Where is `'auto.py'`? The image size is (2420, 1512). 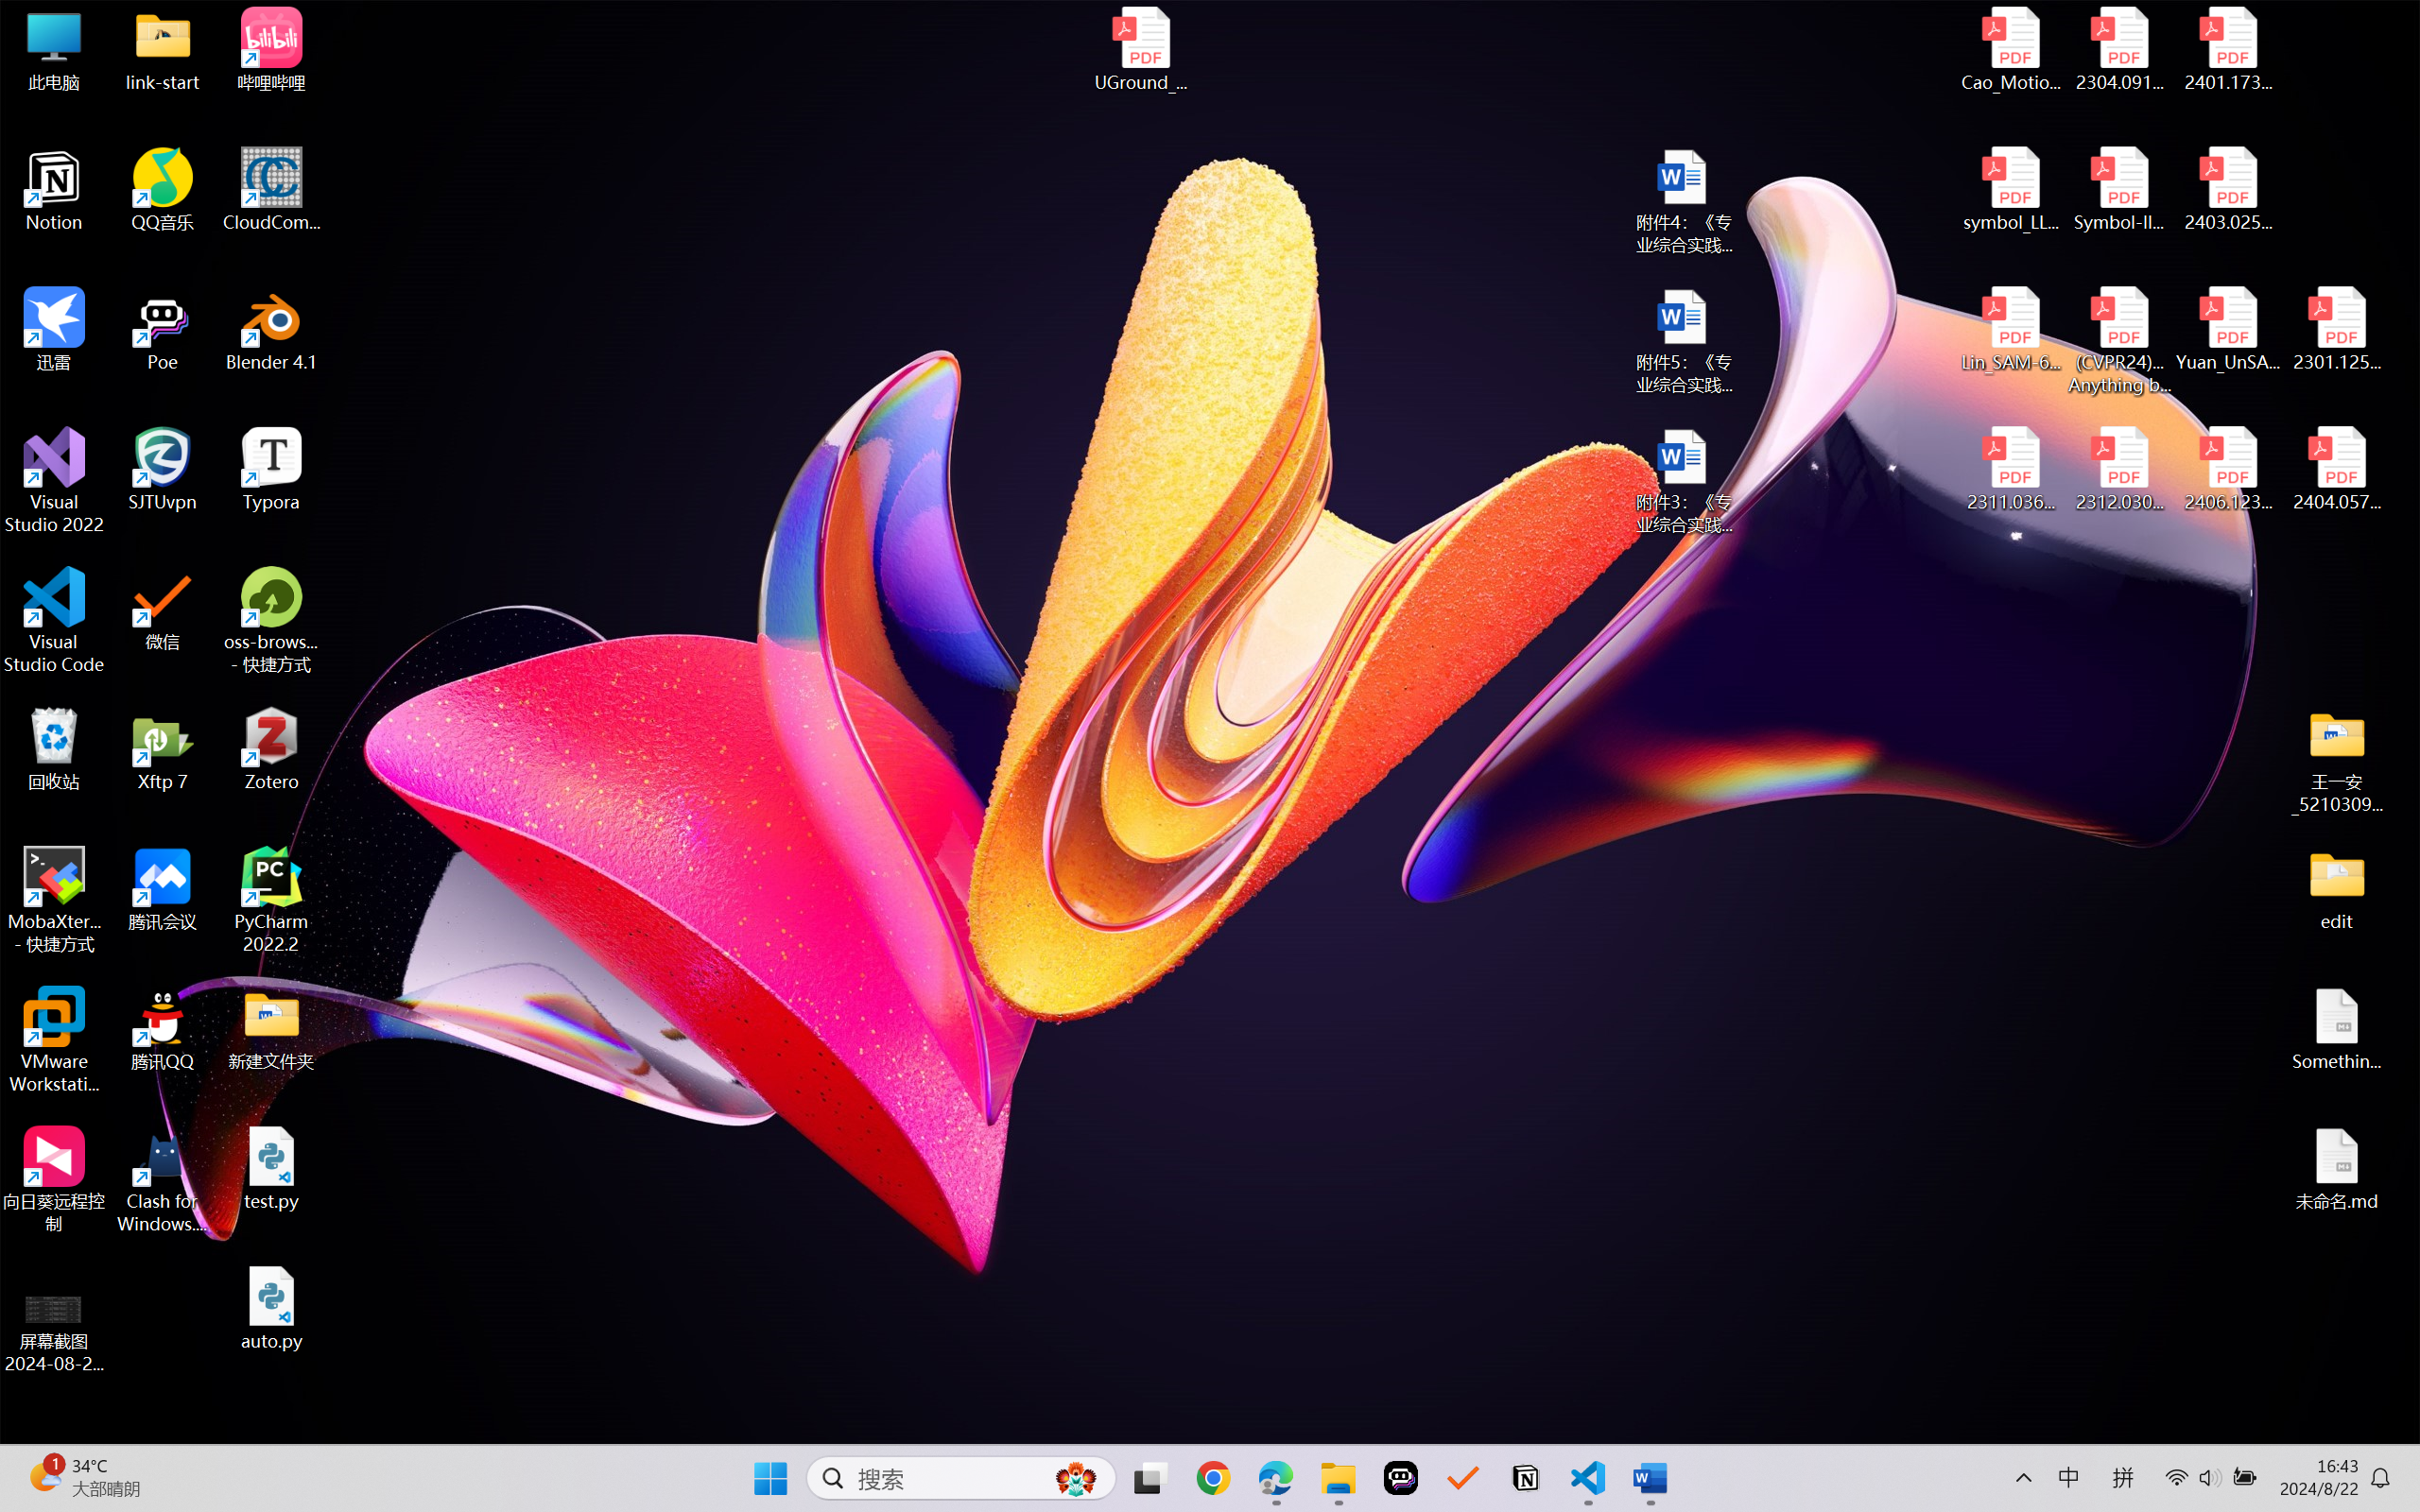 'auto.py' is located at coordinates (271, 1308).